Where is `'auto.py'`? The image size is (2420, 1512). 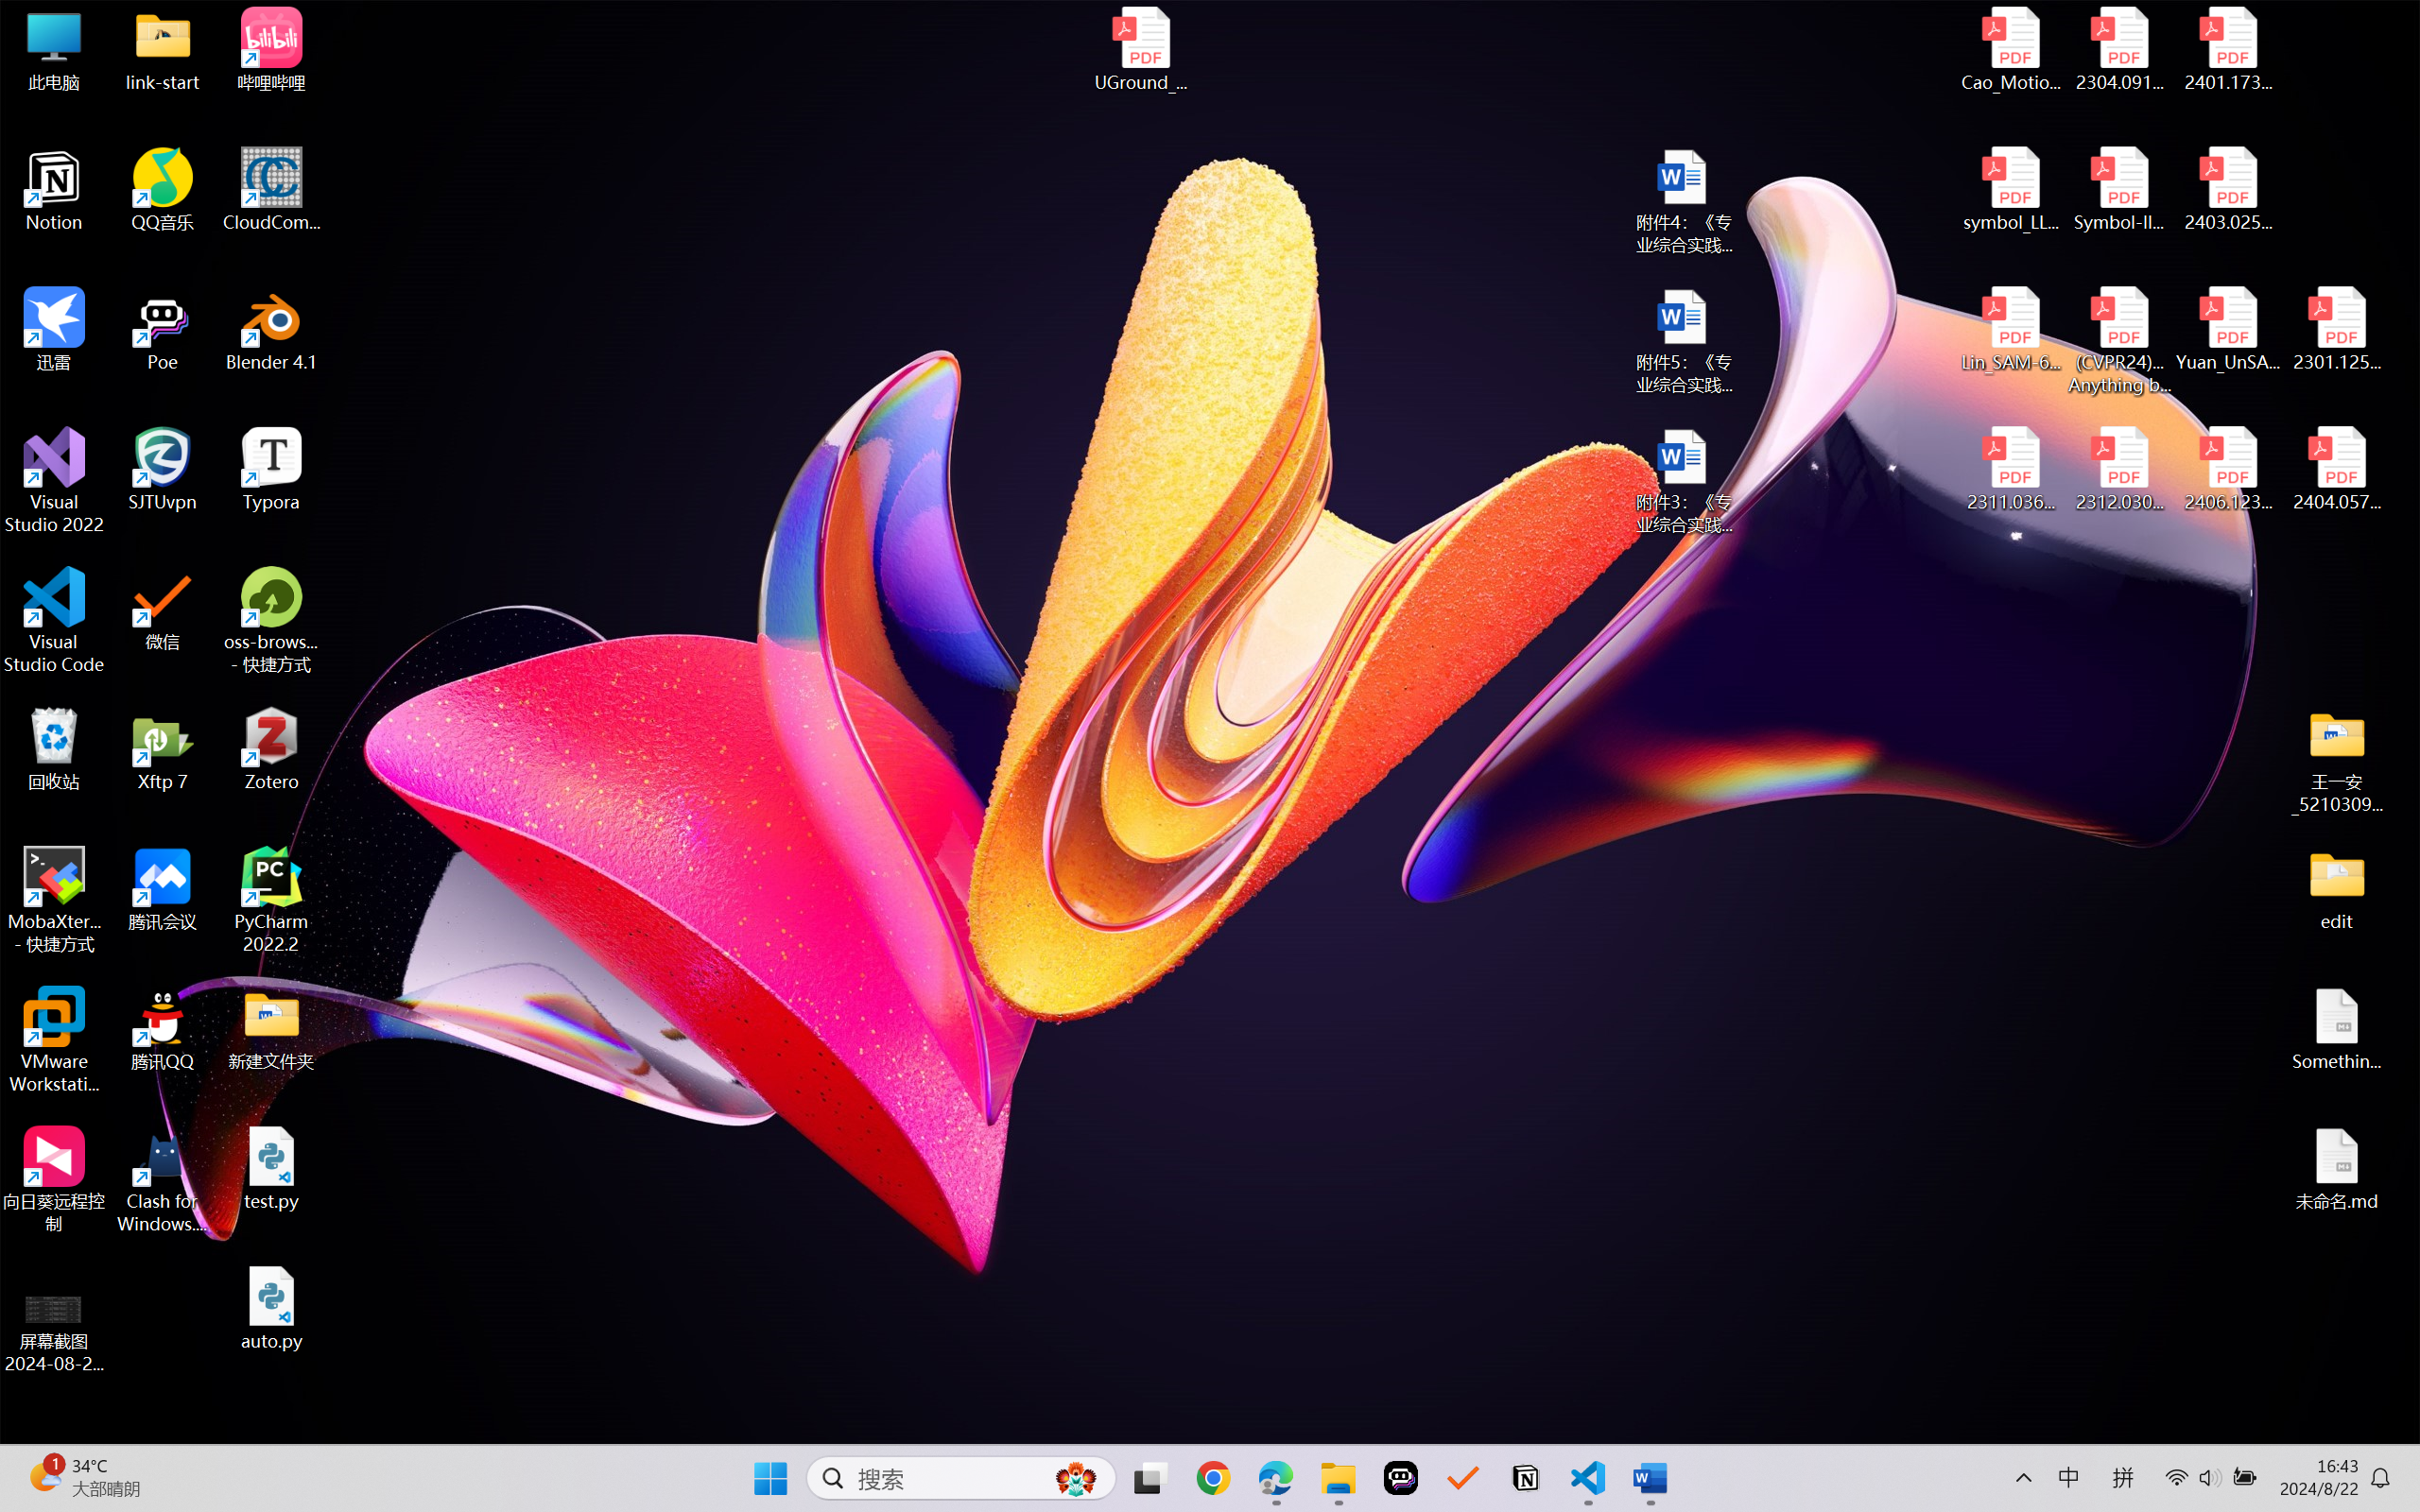 'auto.py' is located at coordinates (271, 1308).